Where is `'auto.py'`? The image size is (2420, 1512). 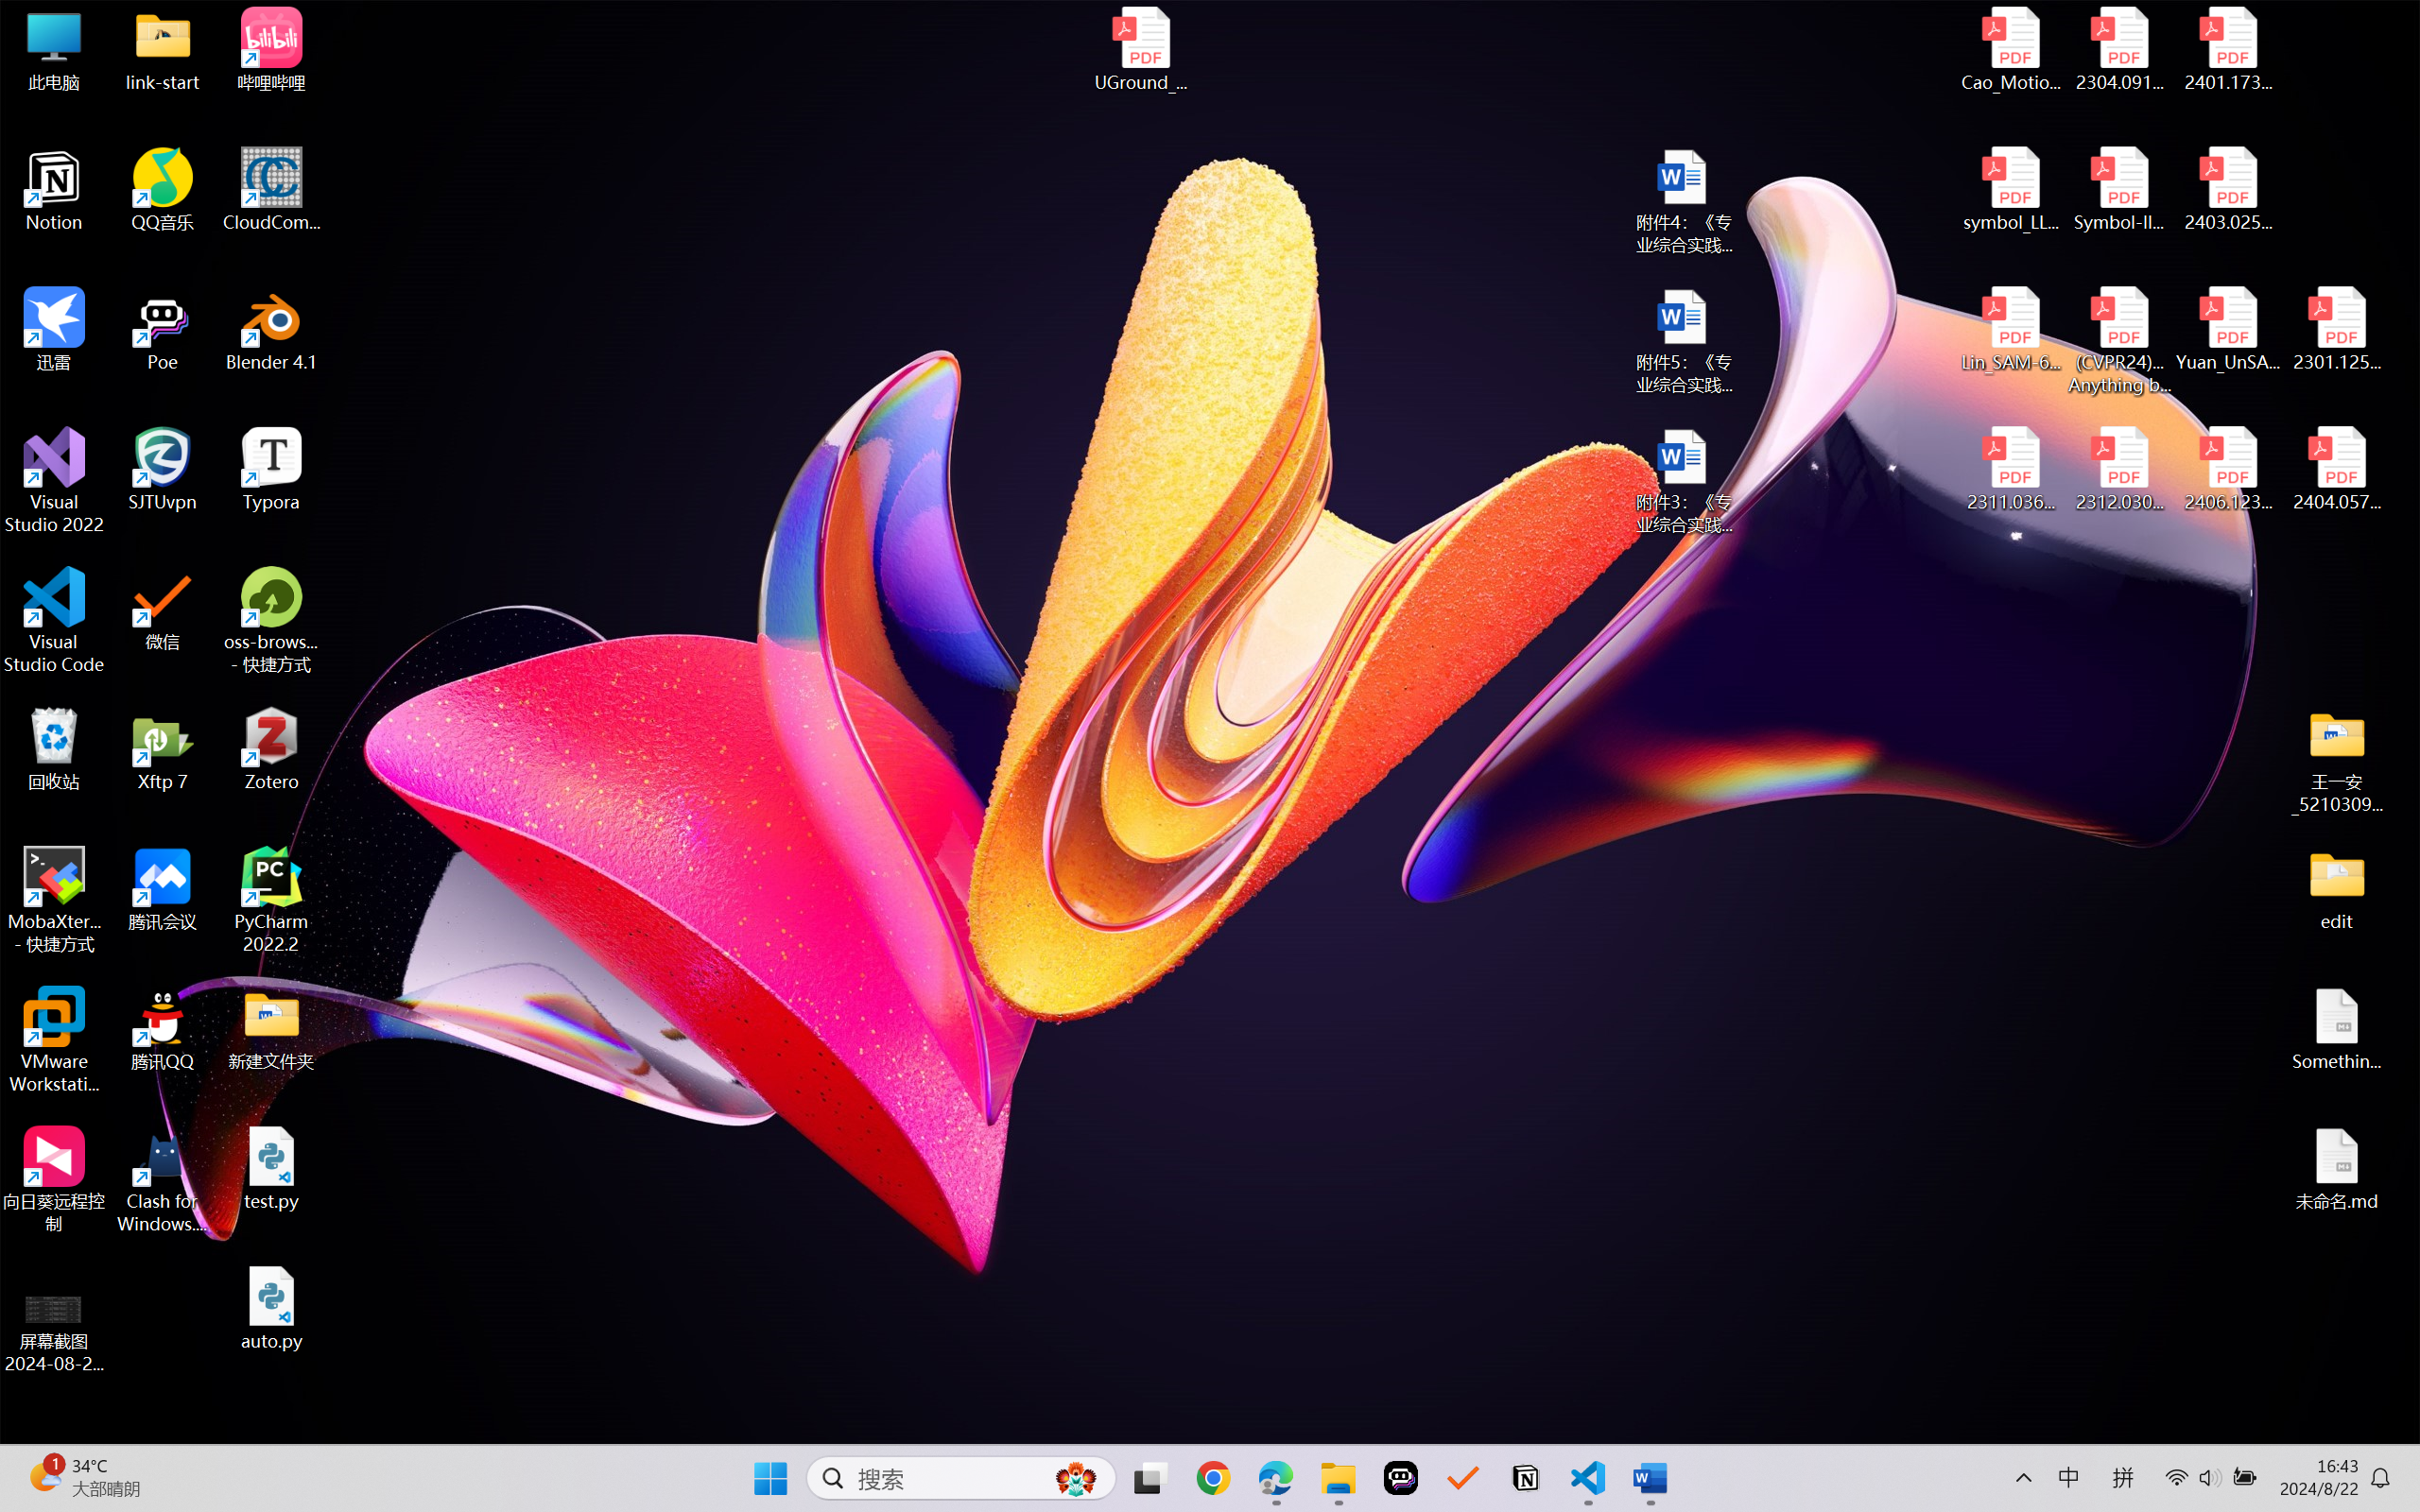 'auto.py' is located at coordinates (271, 1308).